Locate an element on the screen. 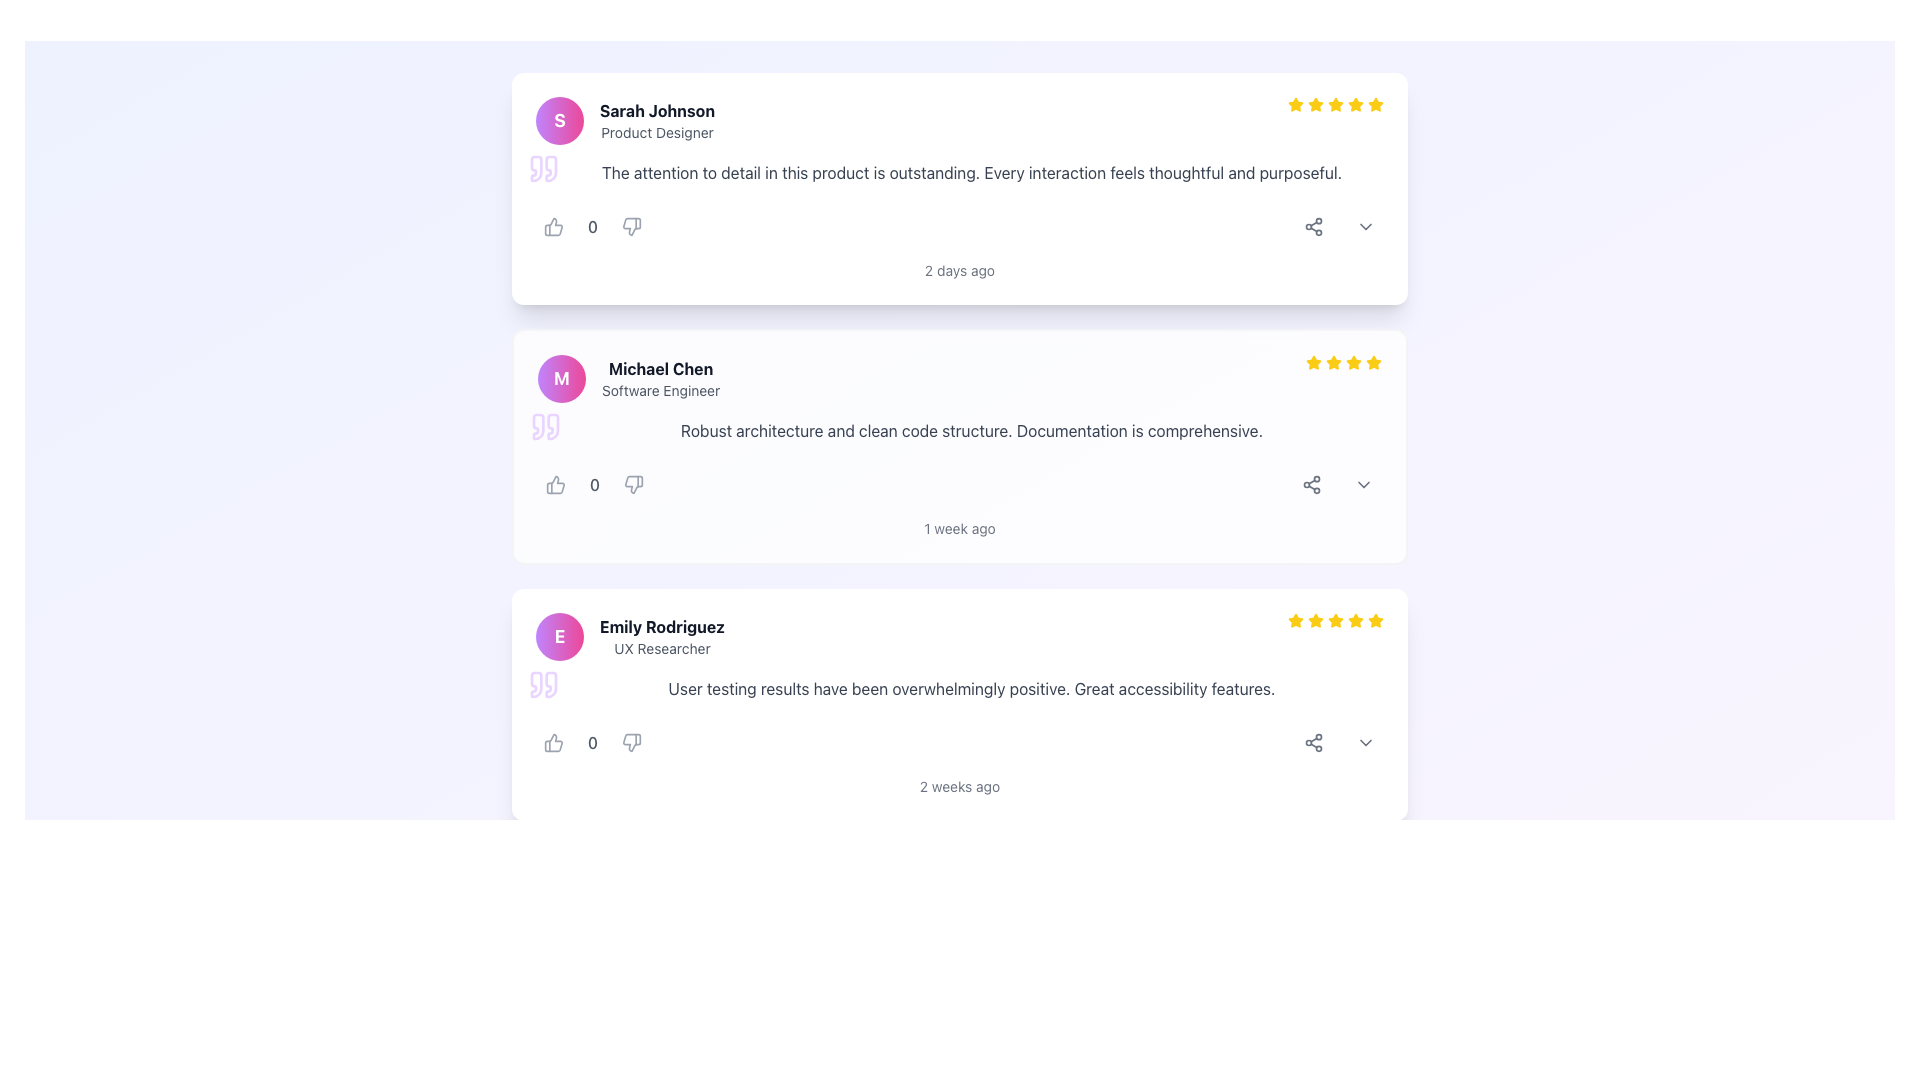 This screenshot has width=1920, height=1080. the text display element that shows the name and role of the user, located in the middle of the second card, to the right of the circular avatar with the letter 'M' is located at coordinates (661, 378).